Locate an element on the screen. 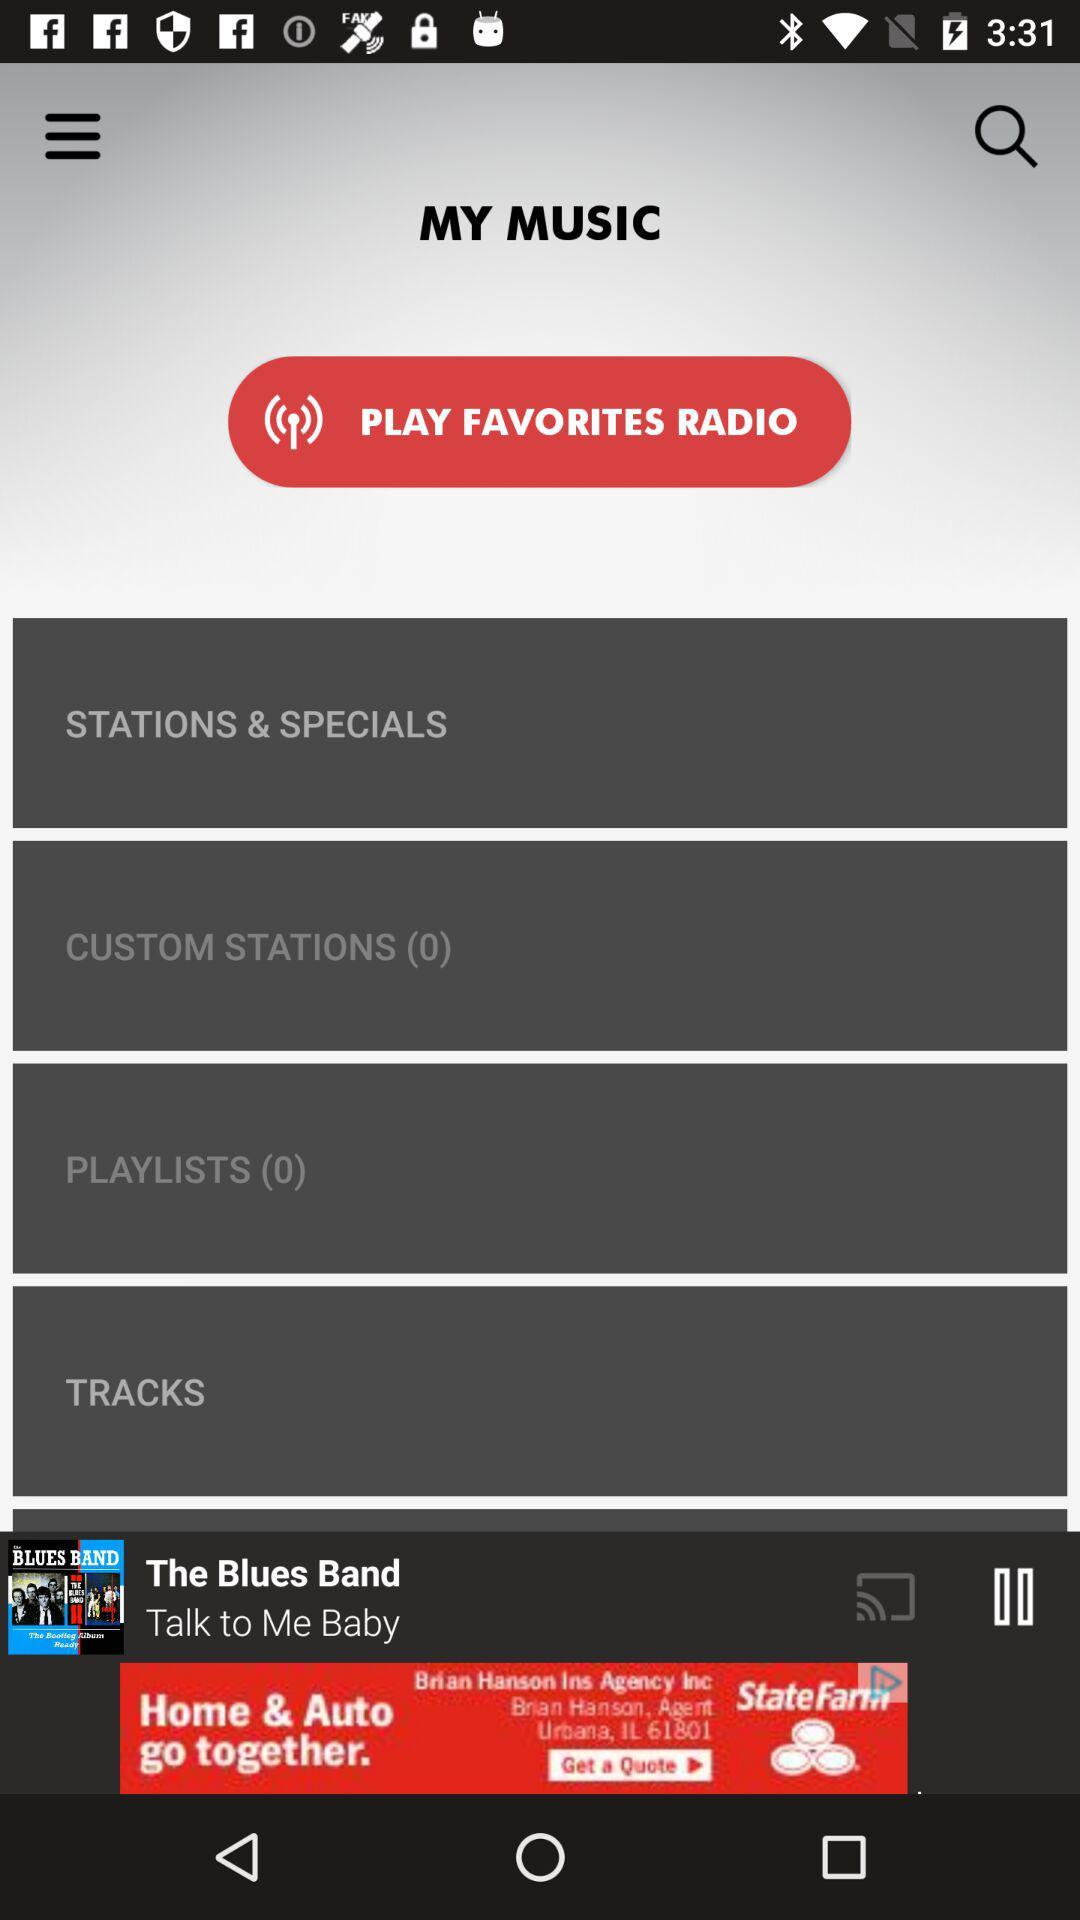 The height and width of the screenshot is (1920, 1080). the pause icon is located at coordinates (1014, 1596).